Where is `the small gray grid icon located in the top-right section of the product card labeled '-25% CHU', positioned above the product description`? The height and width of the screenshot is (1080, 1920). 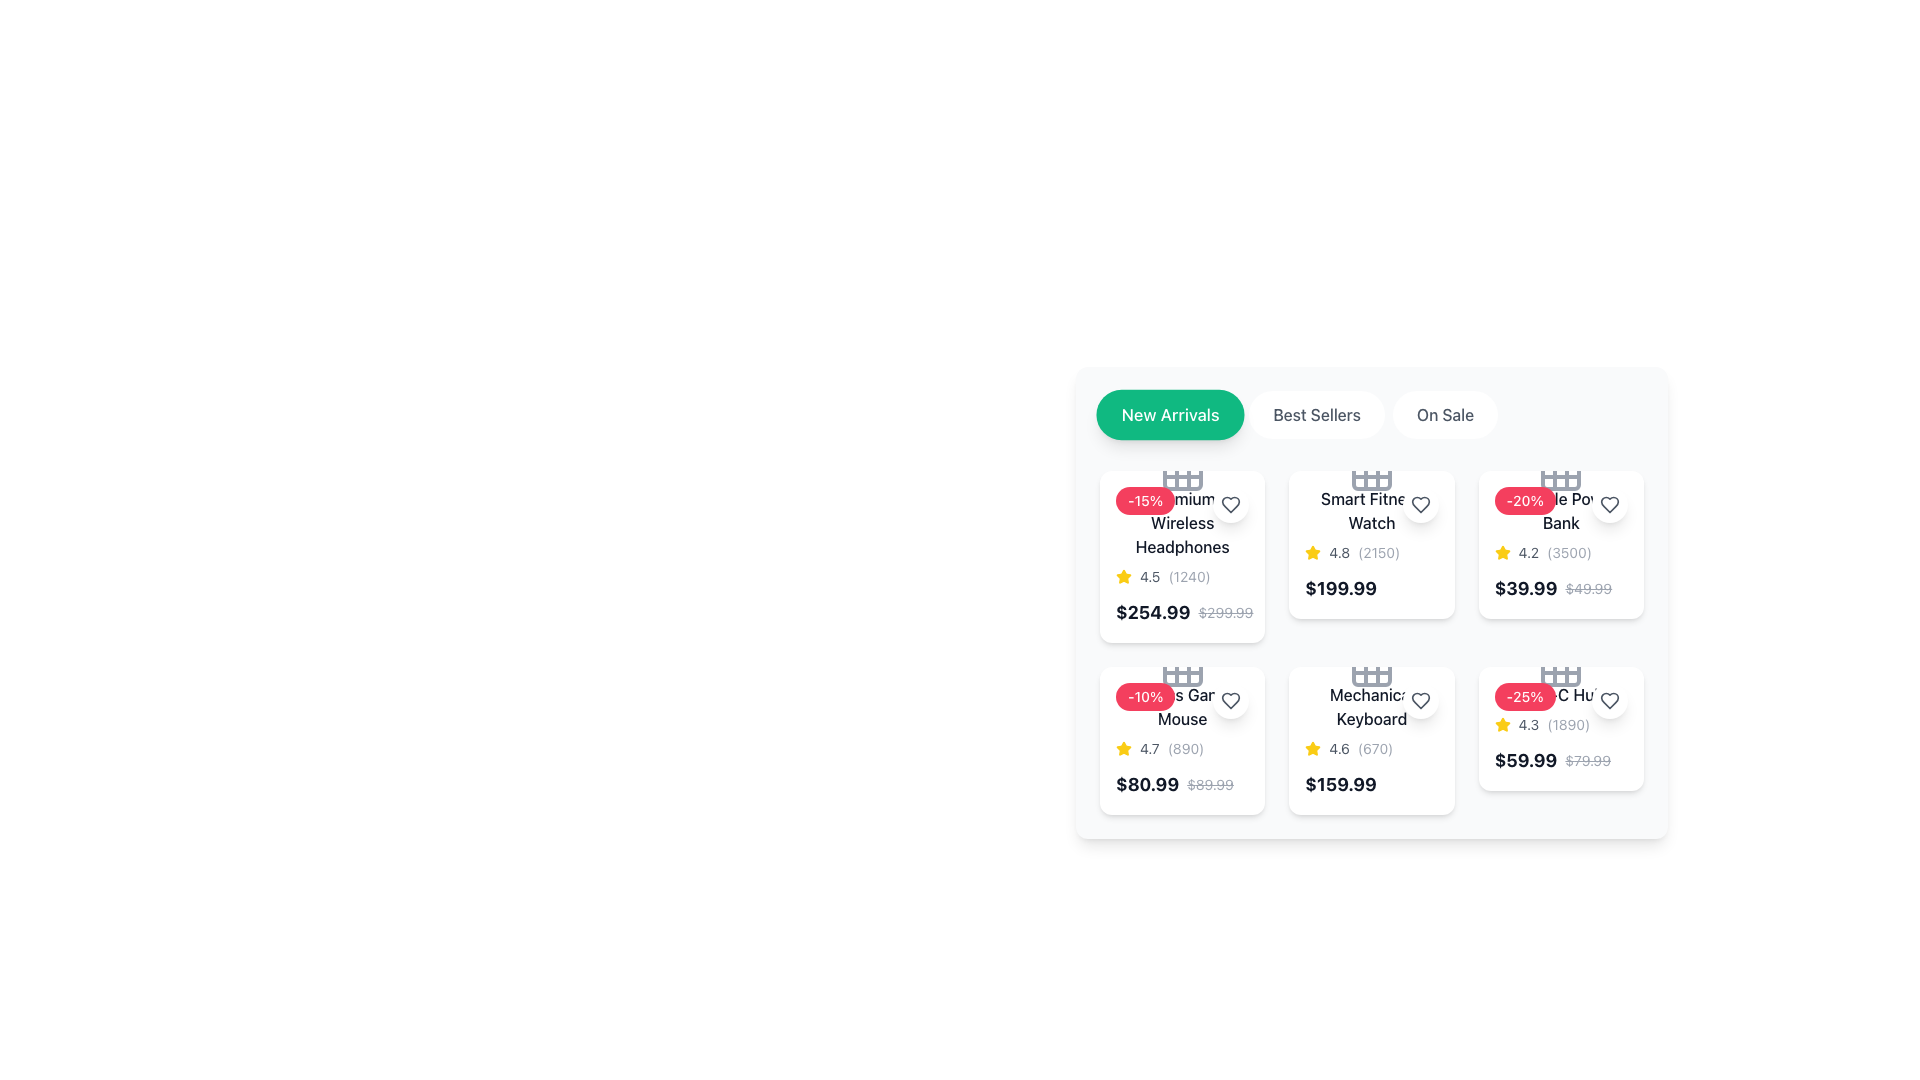
the small gray grid icon located in the top-right section of the product card labeled '-25% CHU', positioned above the product description is located at coordinates (1560, 667).